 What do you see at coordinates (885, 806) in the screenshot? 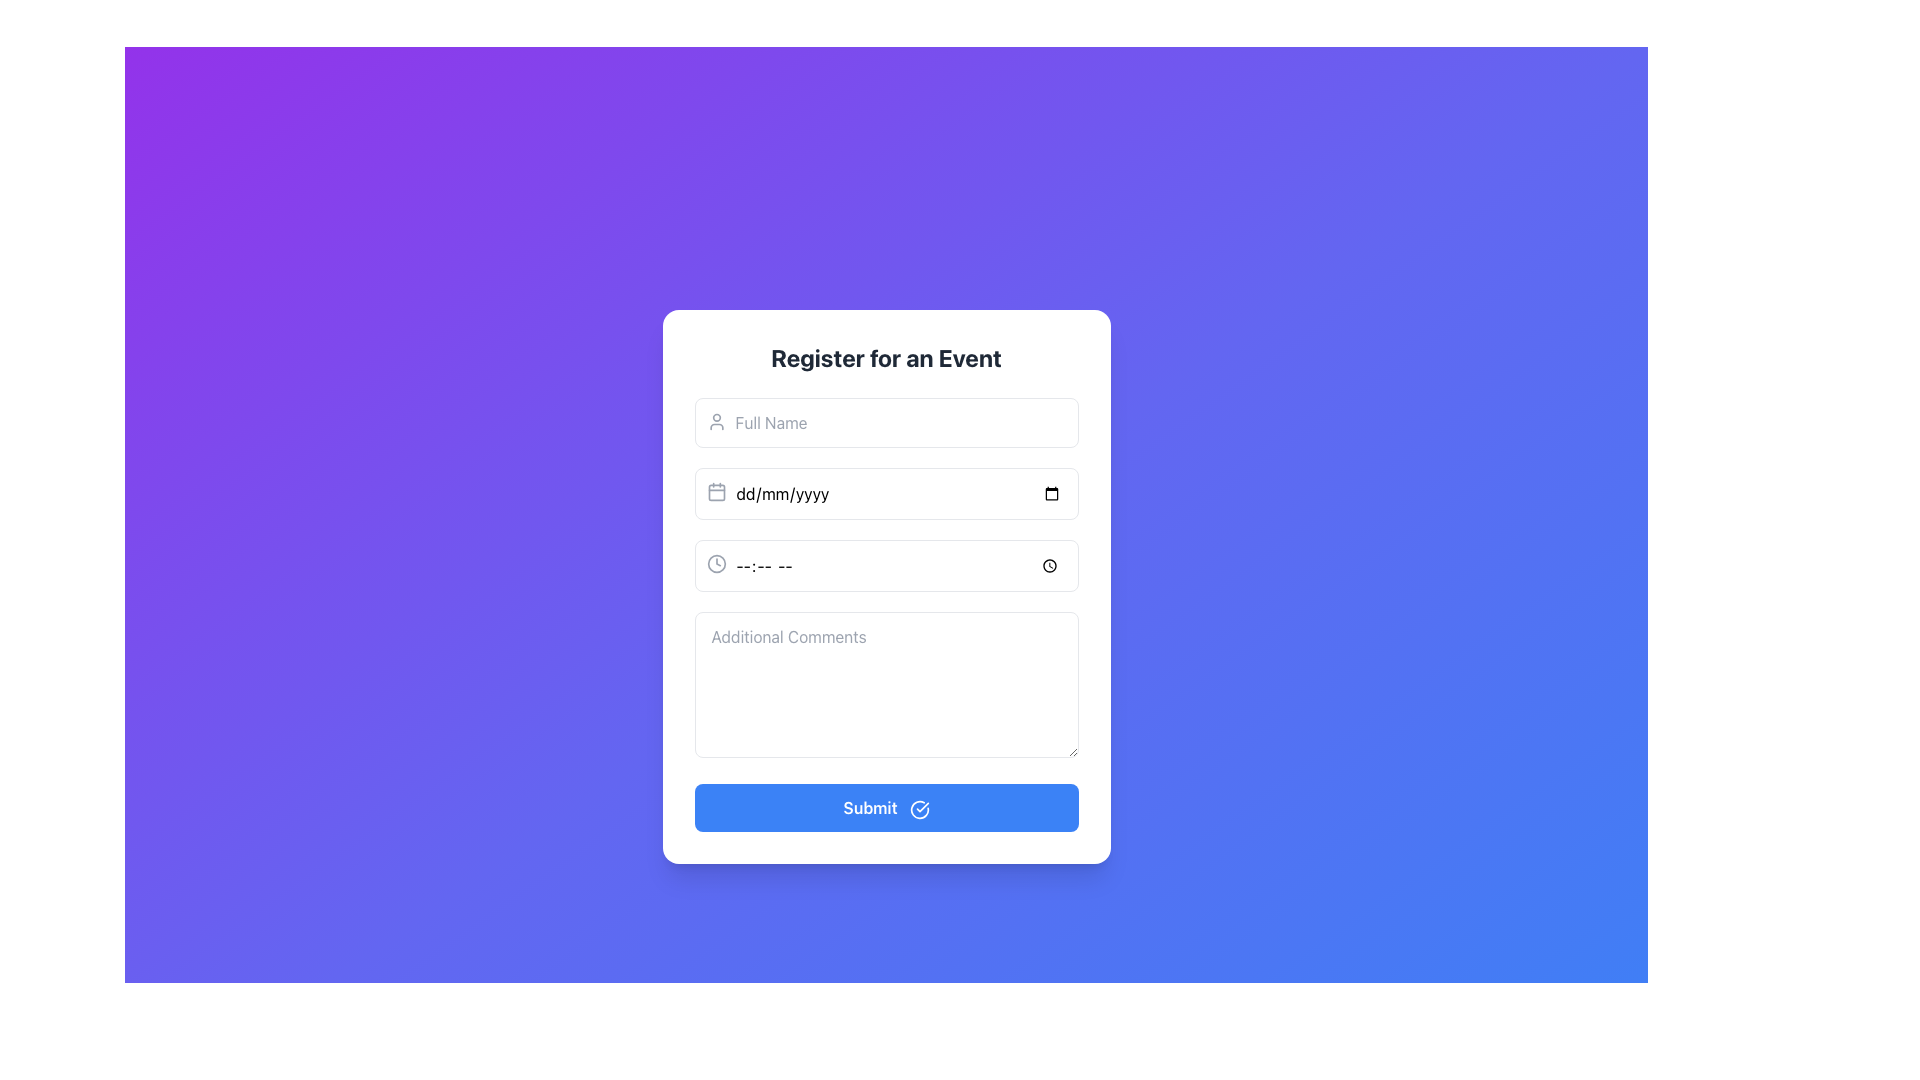
I see `the form submission button` at bounding box center [885, 806].